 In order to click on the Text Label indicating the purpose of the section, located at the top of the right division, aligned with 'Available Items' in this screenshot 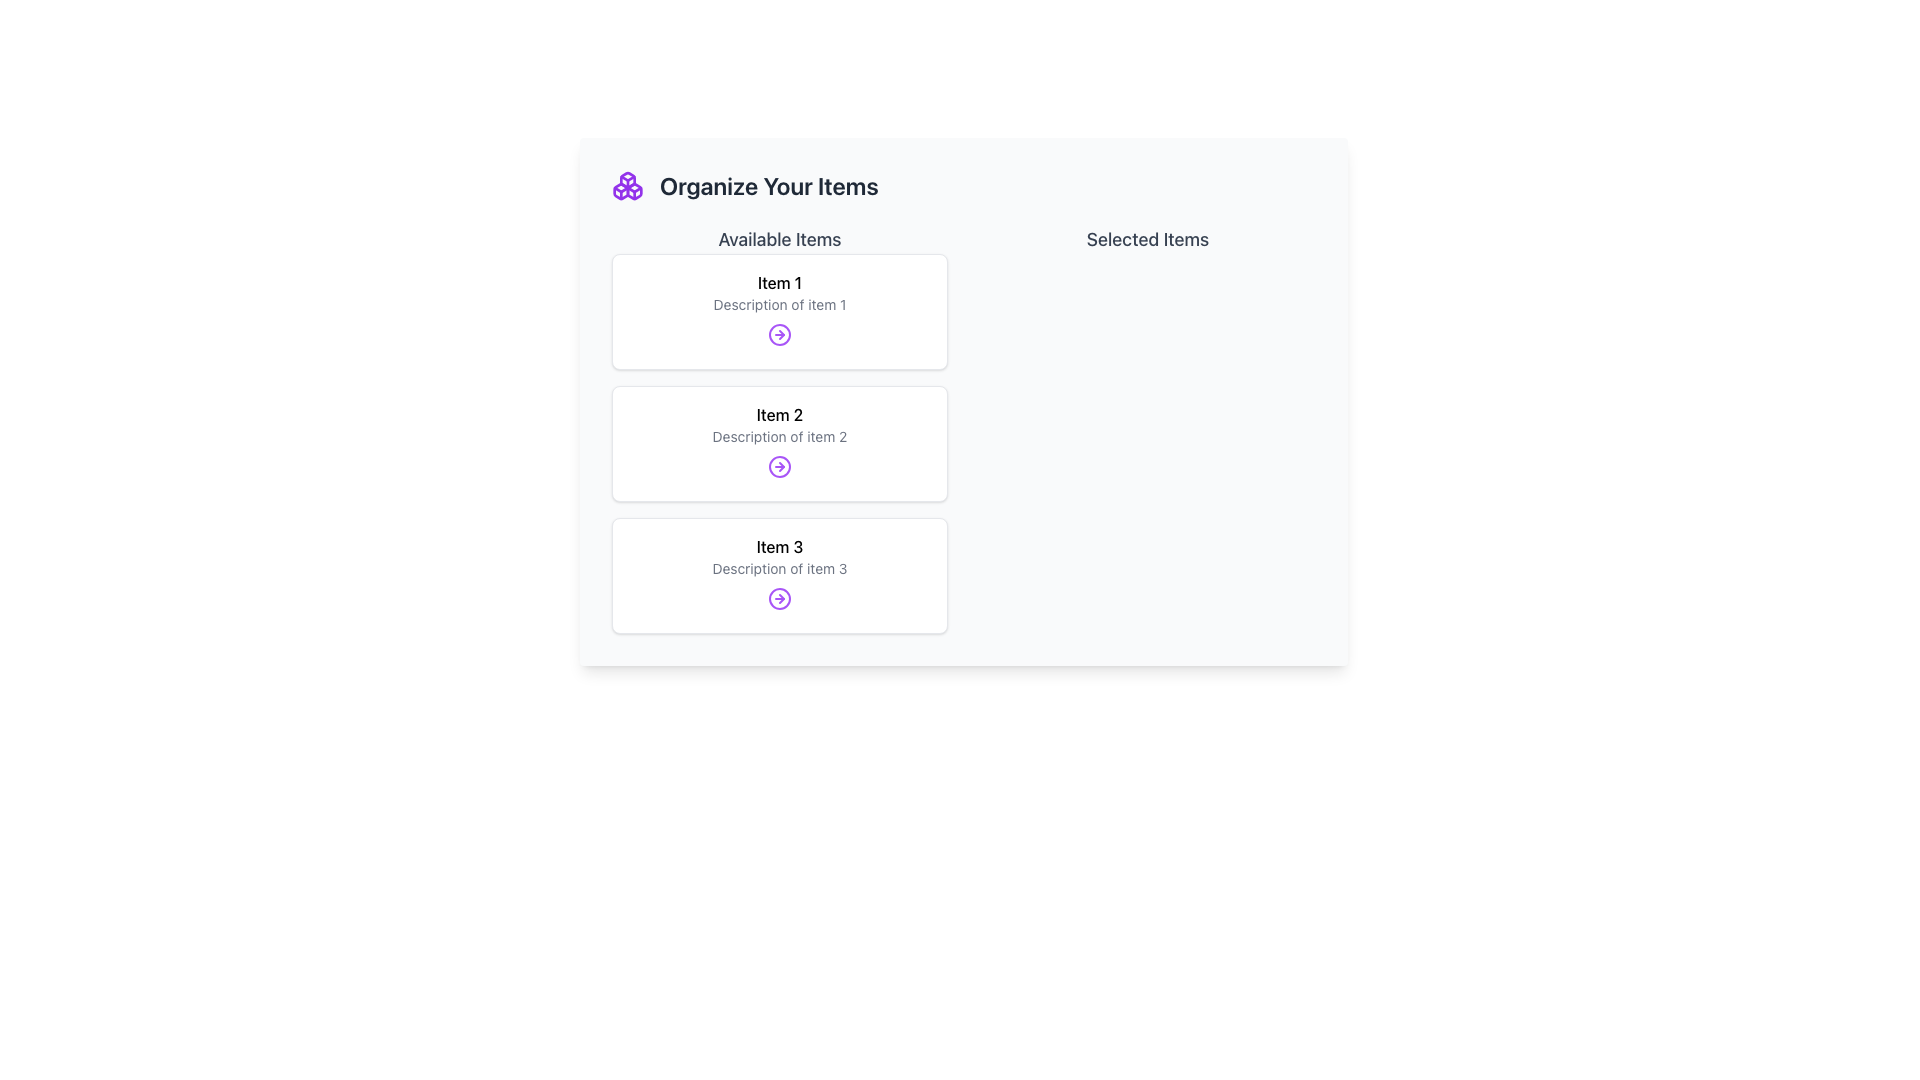, I will do `click(1147, 238)`.